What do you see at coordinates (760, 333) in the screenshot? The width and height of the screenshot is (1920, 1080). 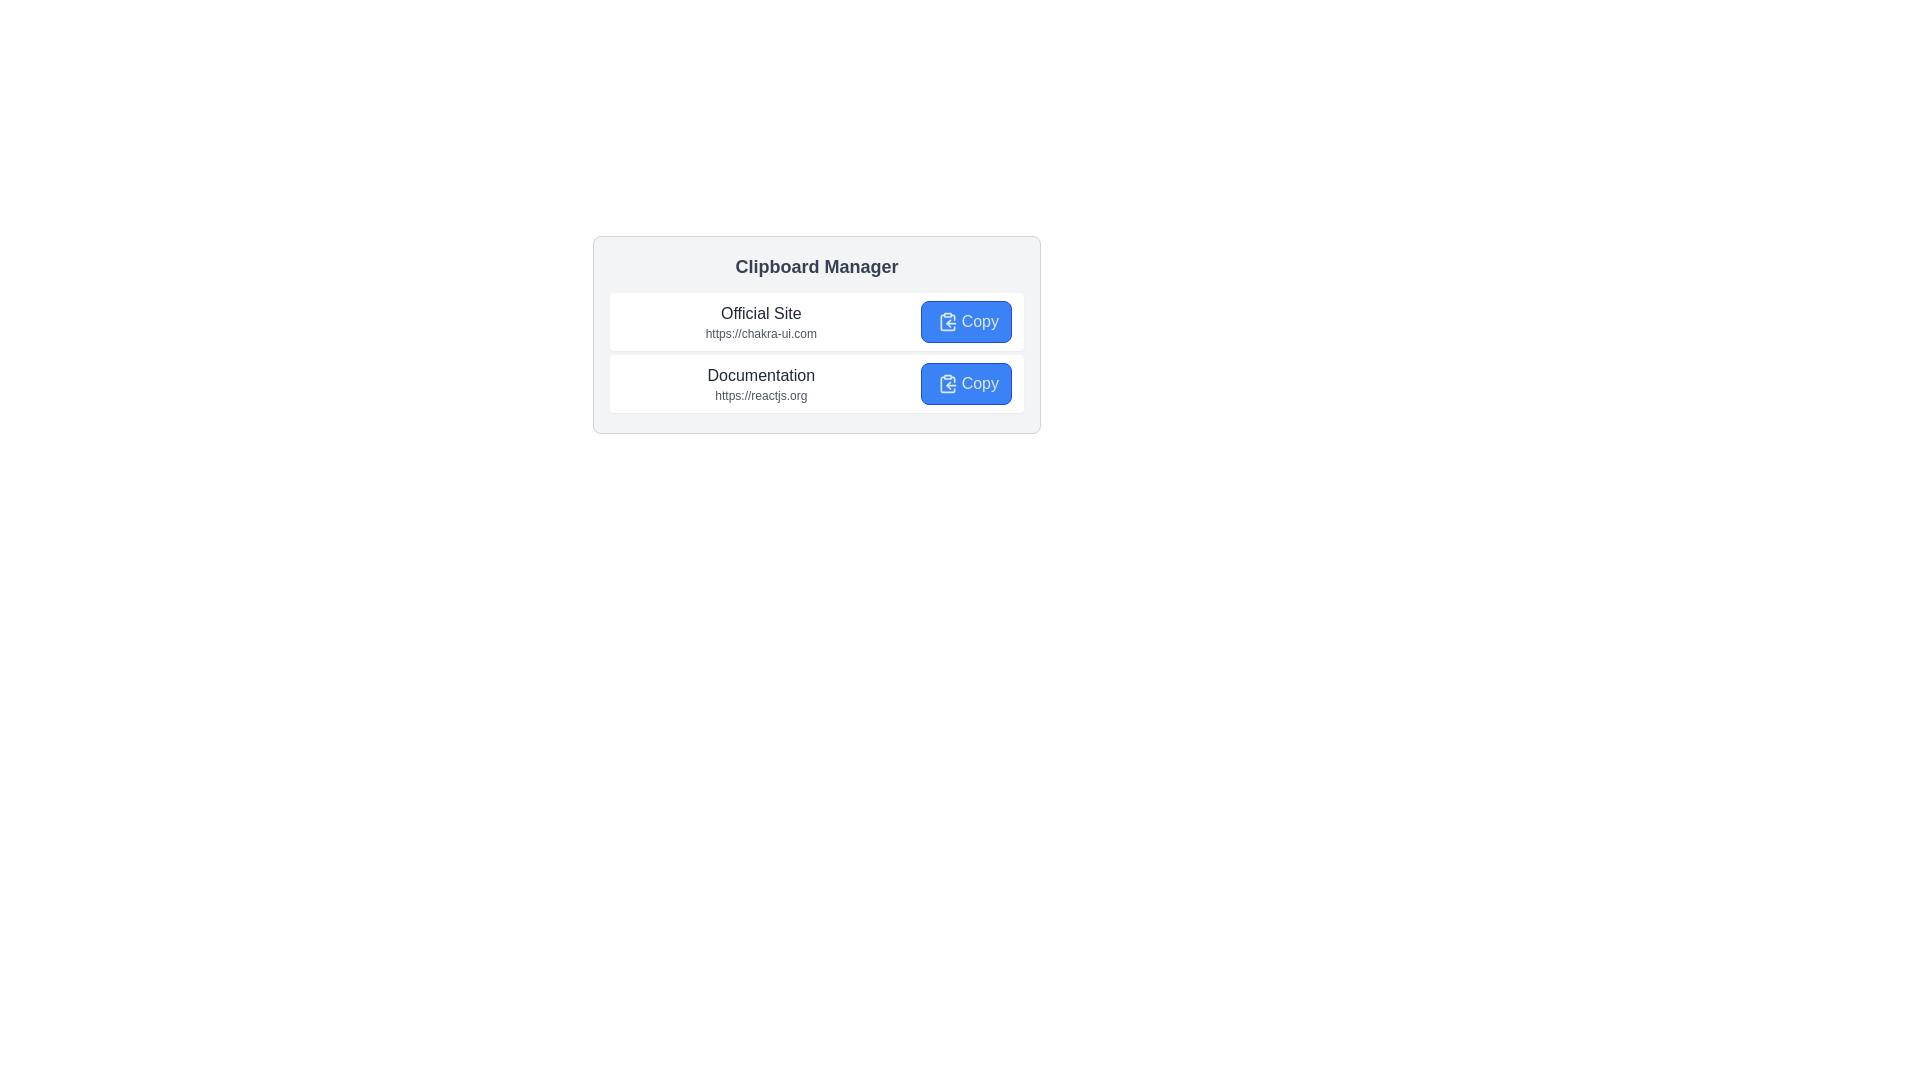 I see `the static text element that displays the URL 'https://chakra-ui.com', positioned centrally below the 'Official Site' text` at bounding box center [760, 333].